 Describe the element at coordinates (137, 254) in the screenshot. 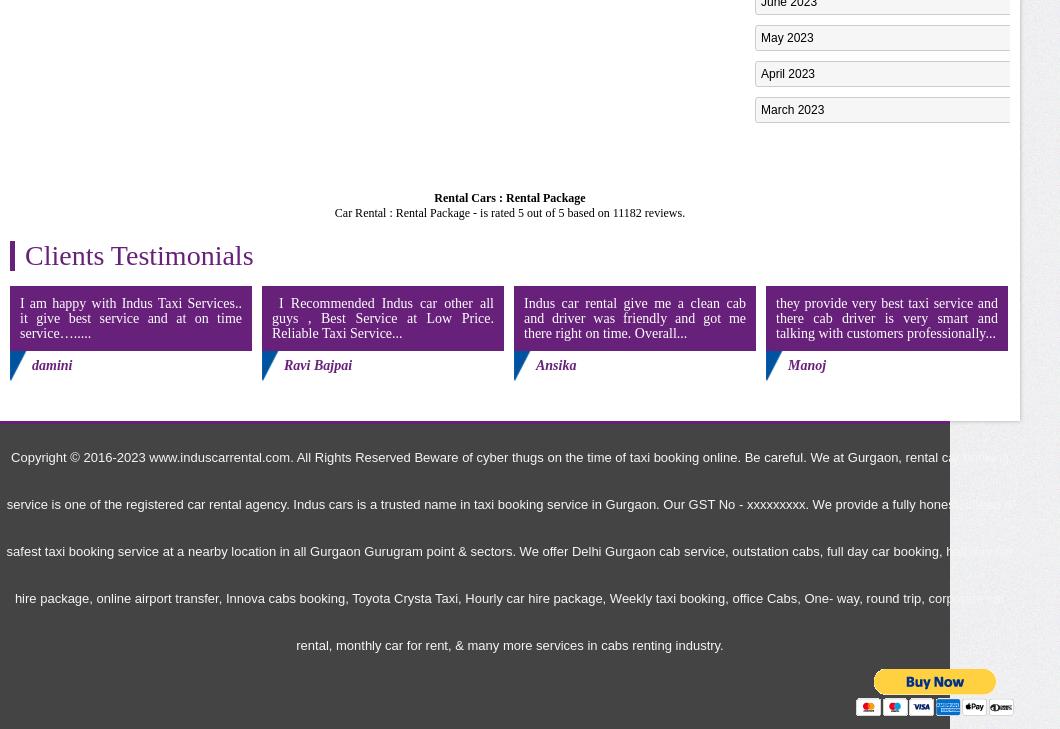

I see `'Clients Testimonials'` at that location.